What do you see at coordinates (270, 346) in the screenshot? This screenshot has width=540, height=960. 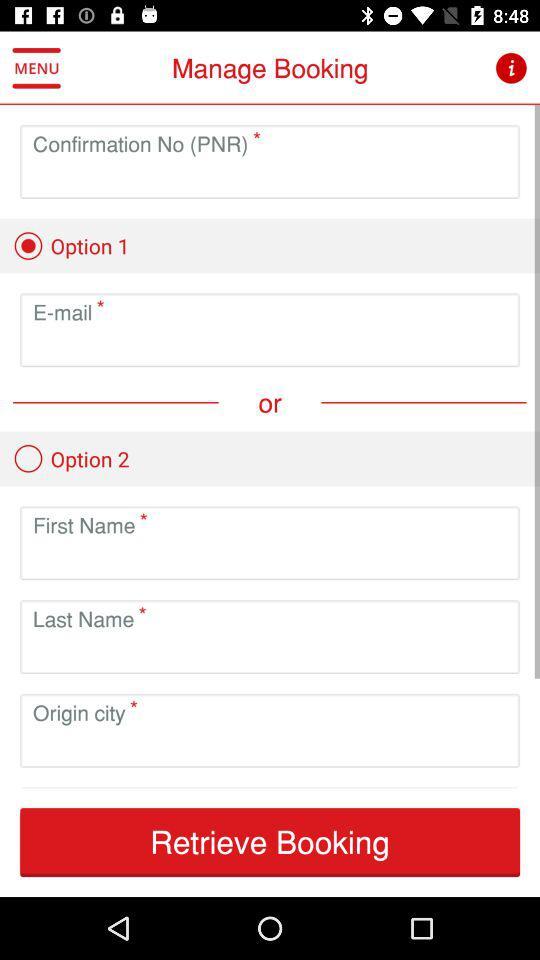 I see `email address` at bounding box center [270, 346].